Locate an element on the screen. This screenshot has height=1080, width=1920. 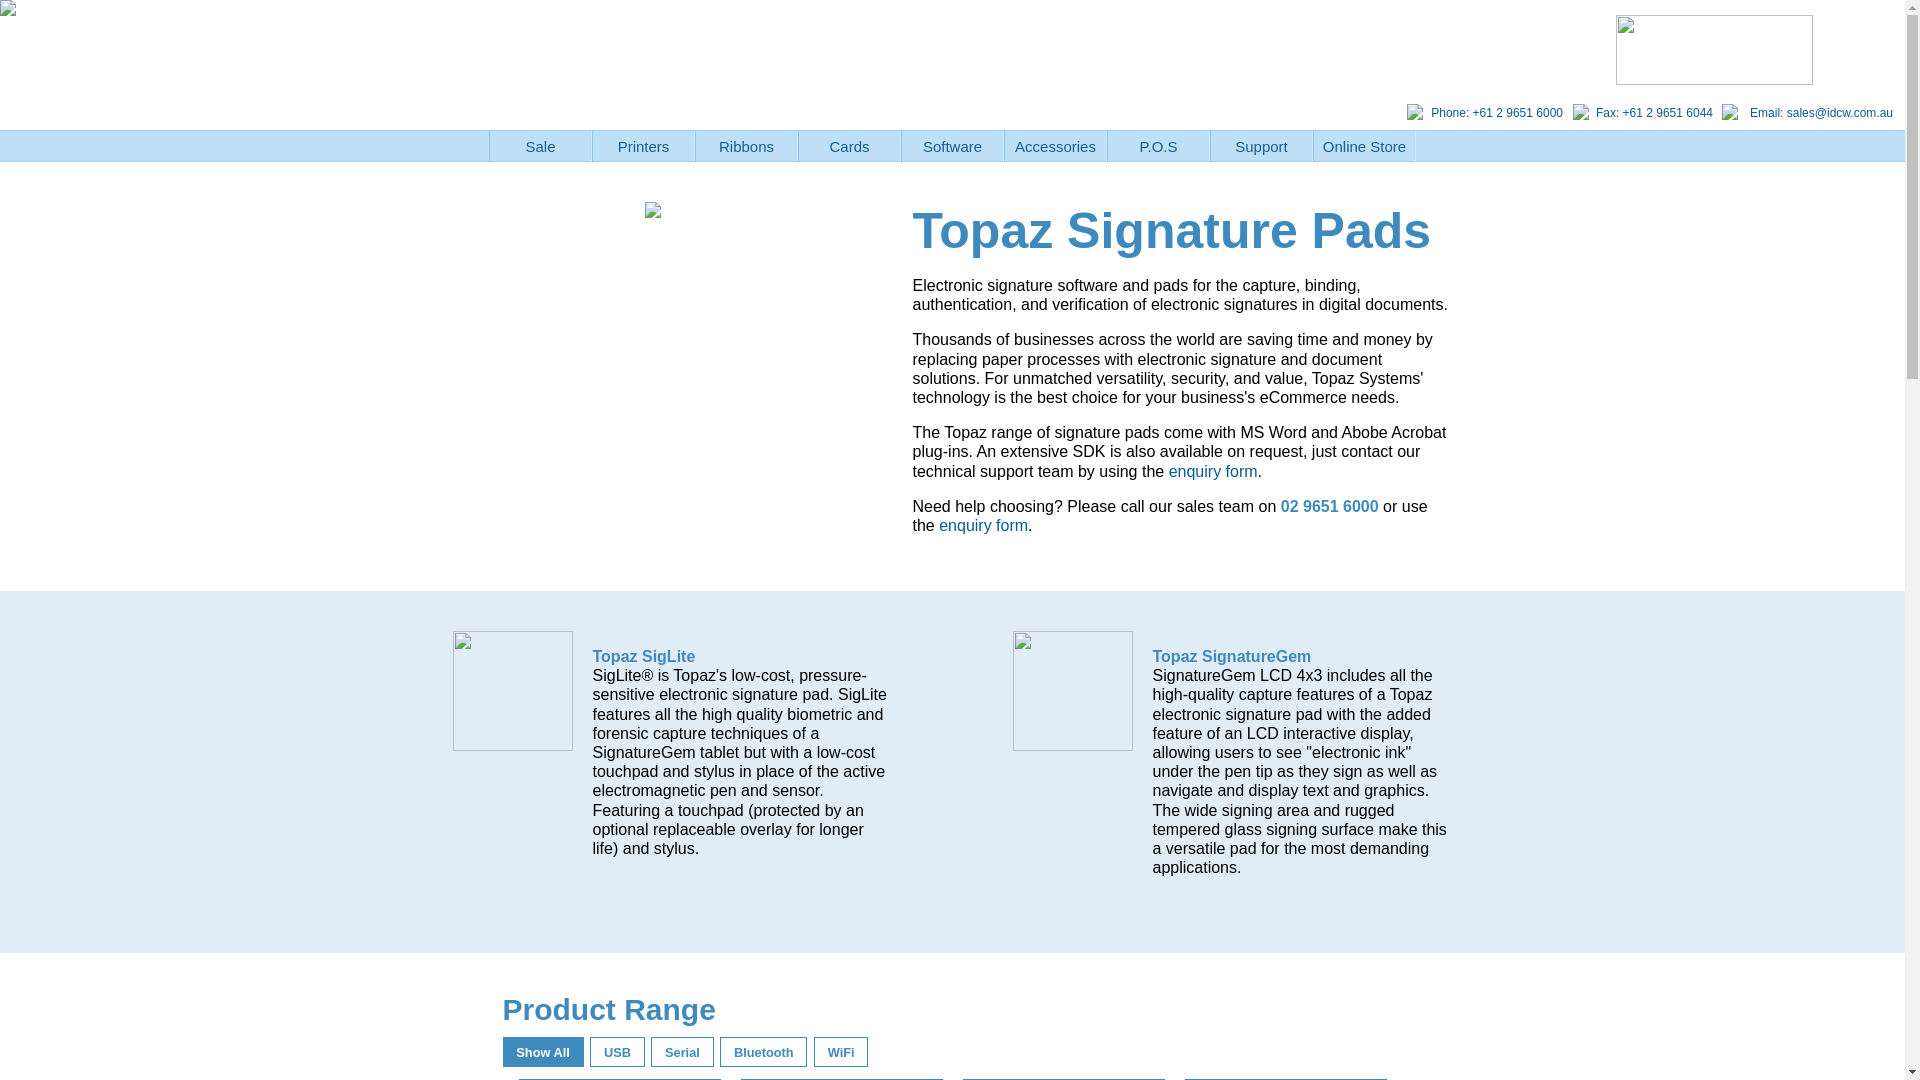
'Accessories' is located at coordinates (1003, 145).